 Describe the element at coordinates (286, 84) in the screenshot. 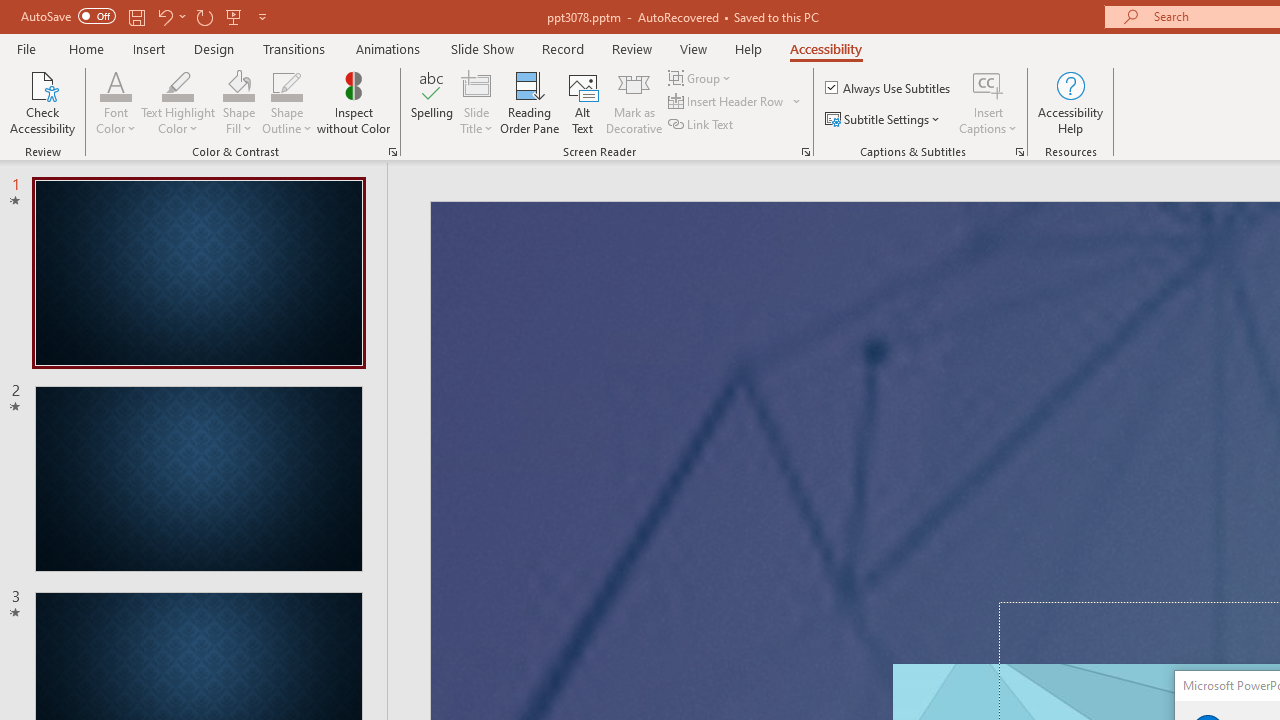

I see `'Shape Outline'` at that location.